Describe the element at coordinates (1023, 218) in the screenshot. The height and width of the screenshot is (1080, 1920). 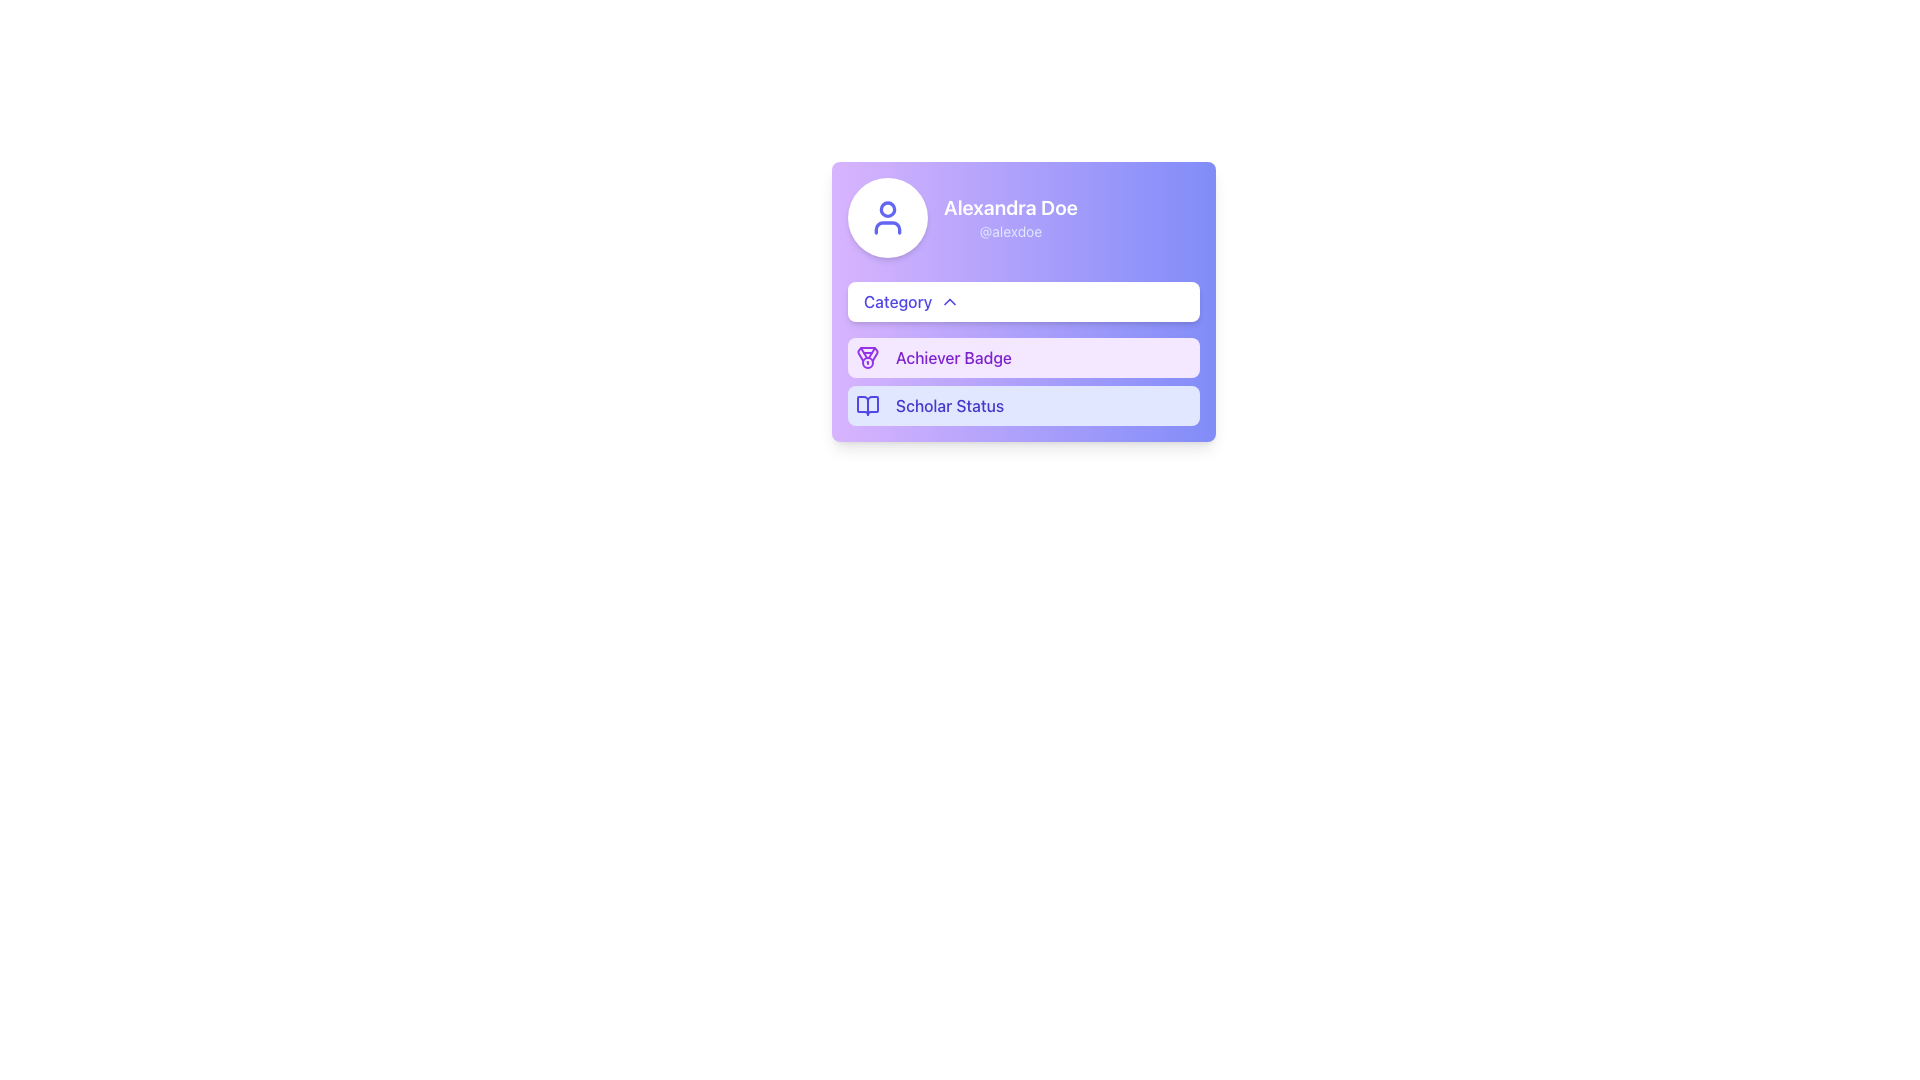
I see `the Profile Card Header, which features a circular avatar icon and the name 'Alexandra Doe' in bold white font, set against a gradient background from purple to indigo` at that location.